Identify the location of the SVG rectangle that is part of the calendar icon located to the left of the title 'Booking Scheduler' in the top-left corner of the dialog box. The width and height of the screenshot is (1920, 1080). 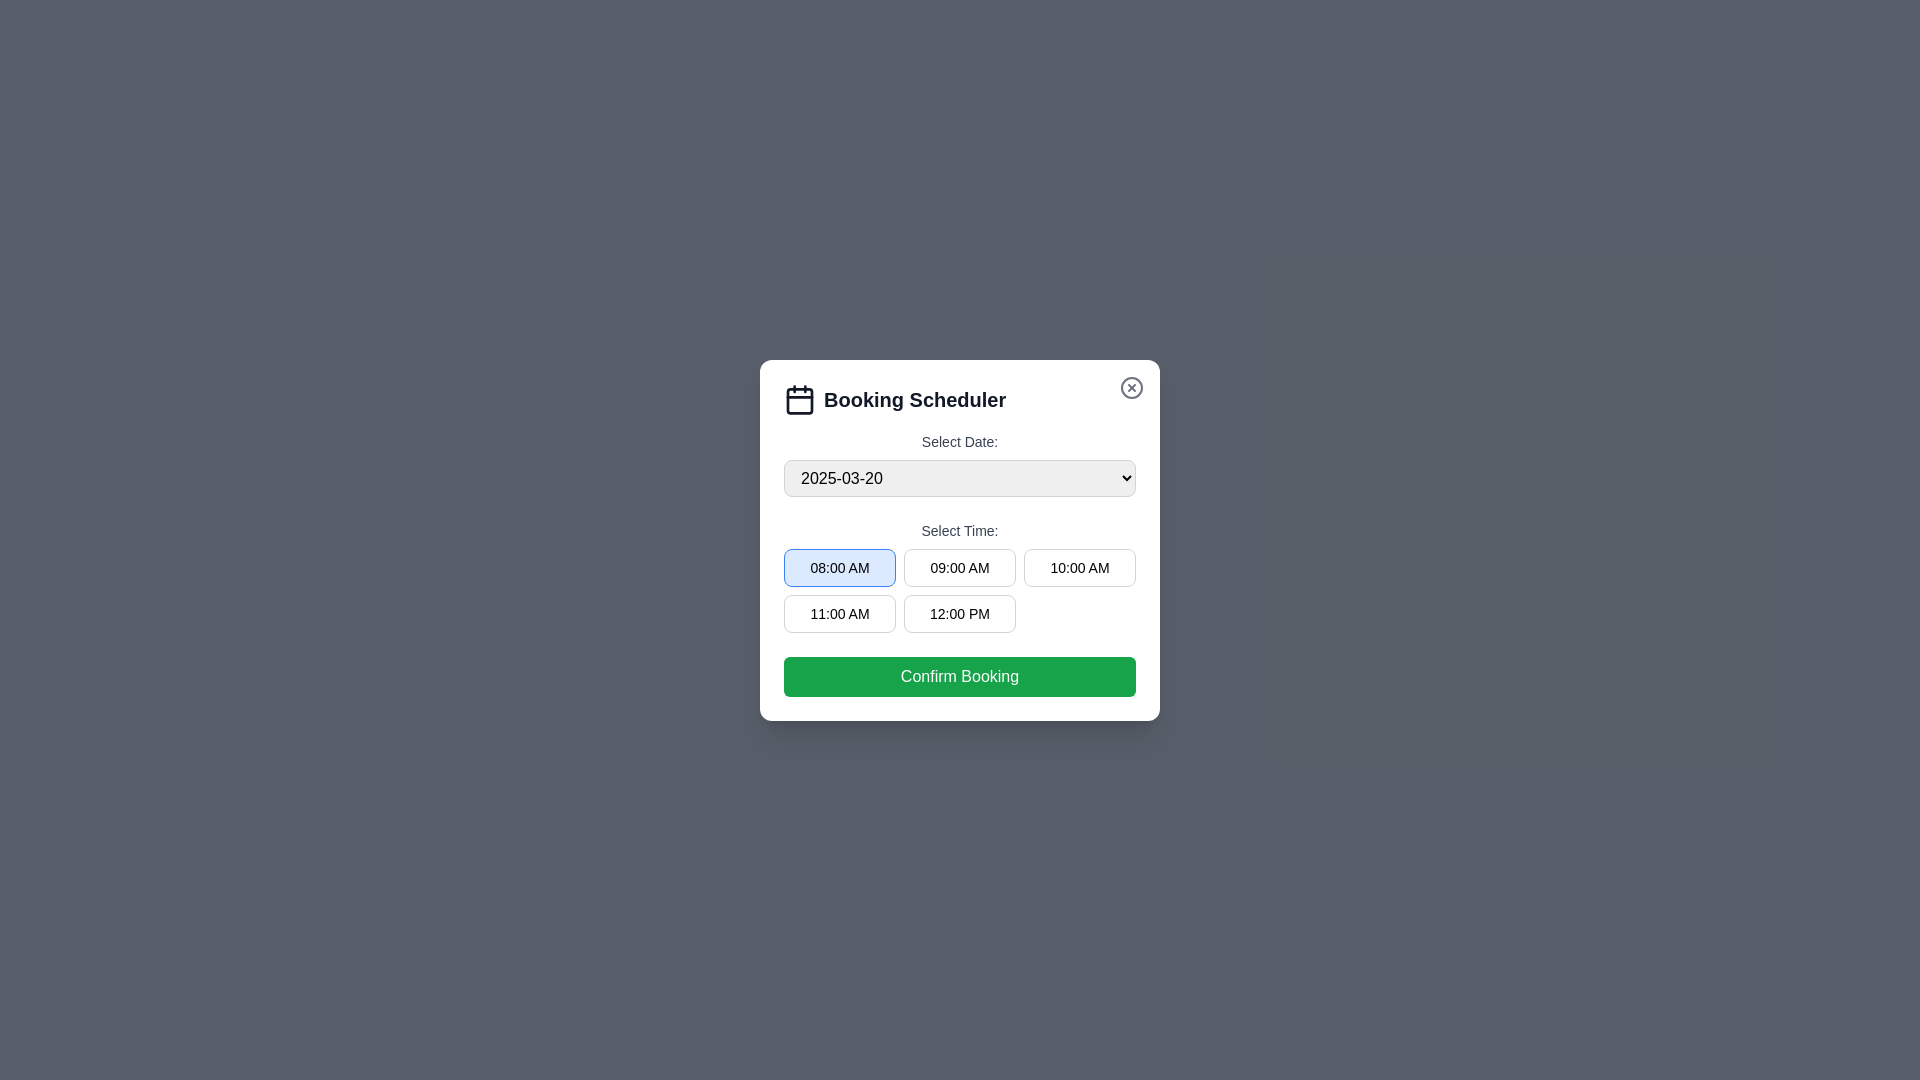
(800, 400).